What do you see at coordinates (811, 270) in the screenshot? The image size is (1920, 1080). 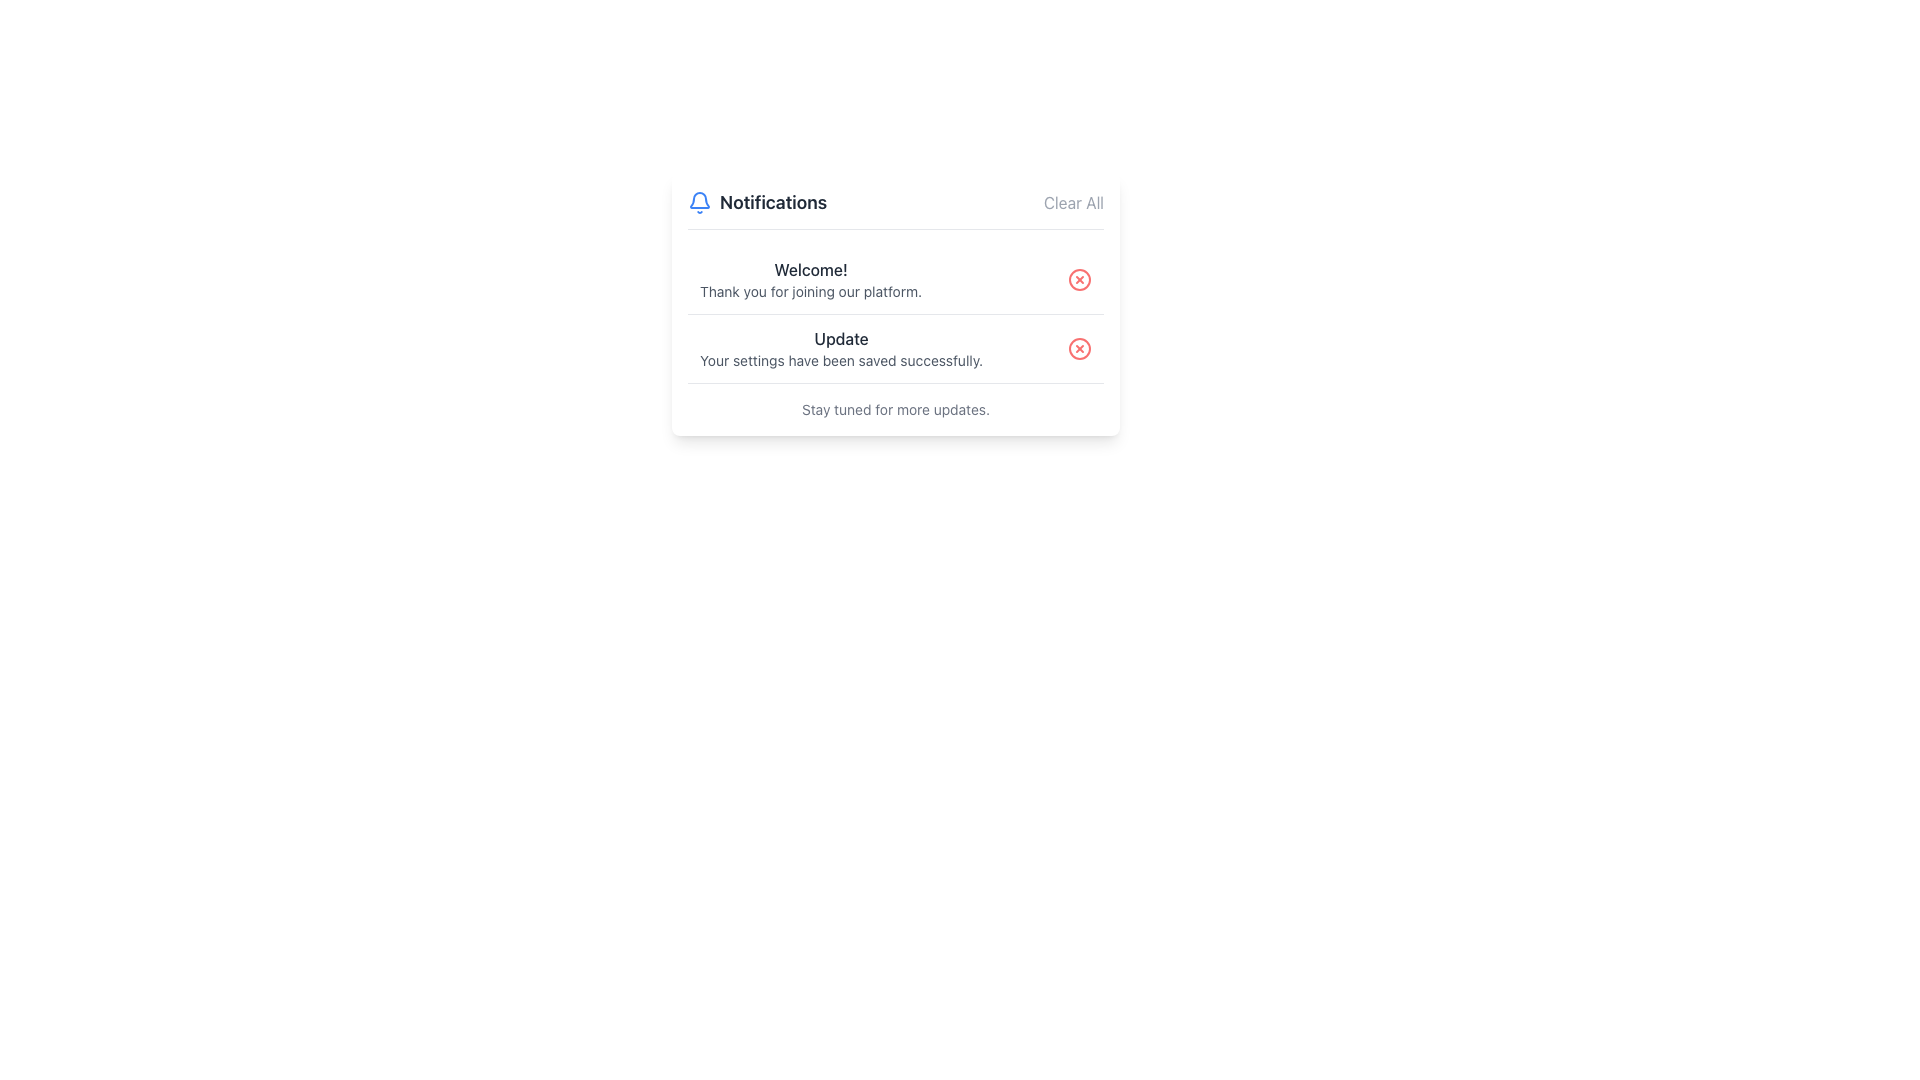 I see `welcoming message displayed in the first notification card, which is located above the text 'Thank you for joining our platform.'` at bounding box center [811, 270].